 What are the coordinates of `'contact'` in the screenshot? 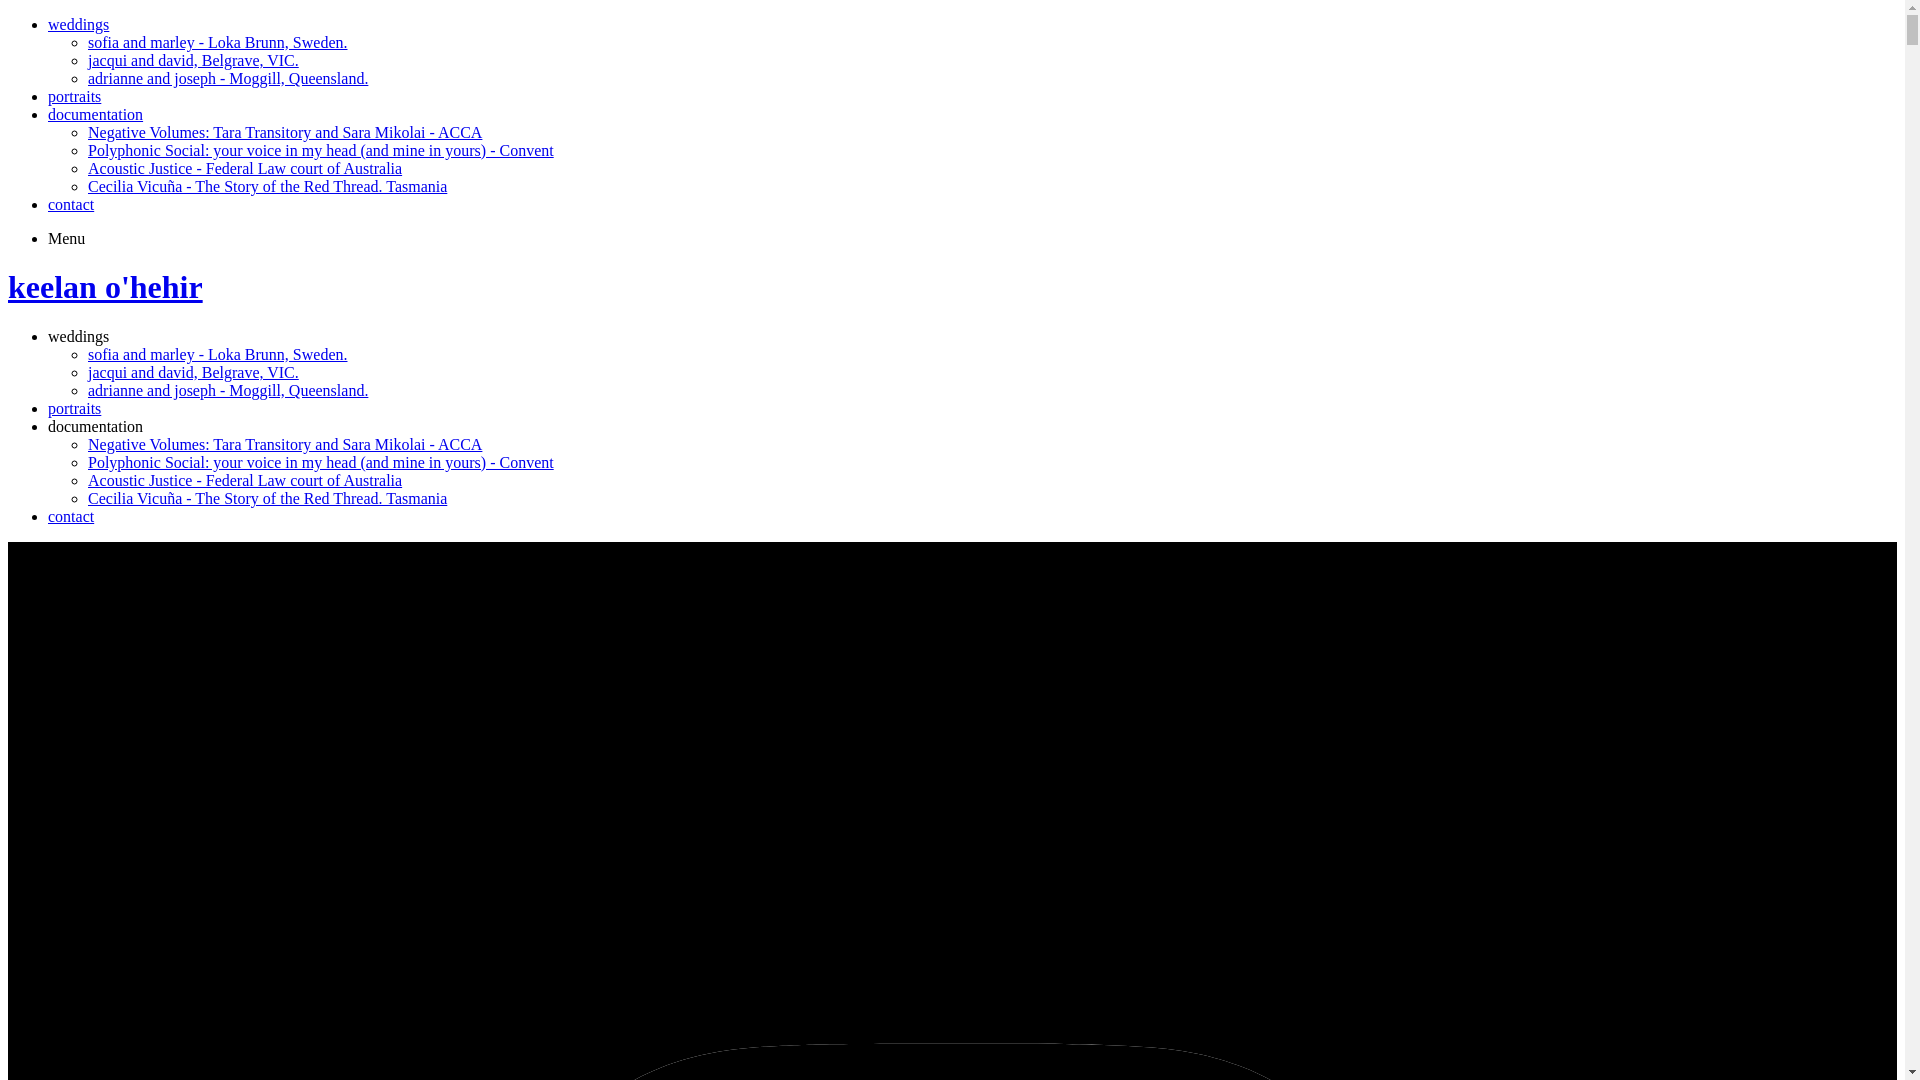 It's located at (71, 204).